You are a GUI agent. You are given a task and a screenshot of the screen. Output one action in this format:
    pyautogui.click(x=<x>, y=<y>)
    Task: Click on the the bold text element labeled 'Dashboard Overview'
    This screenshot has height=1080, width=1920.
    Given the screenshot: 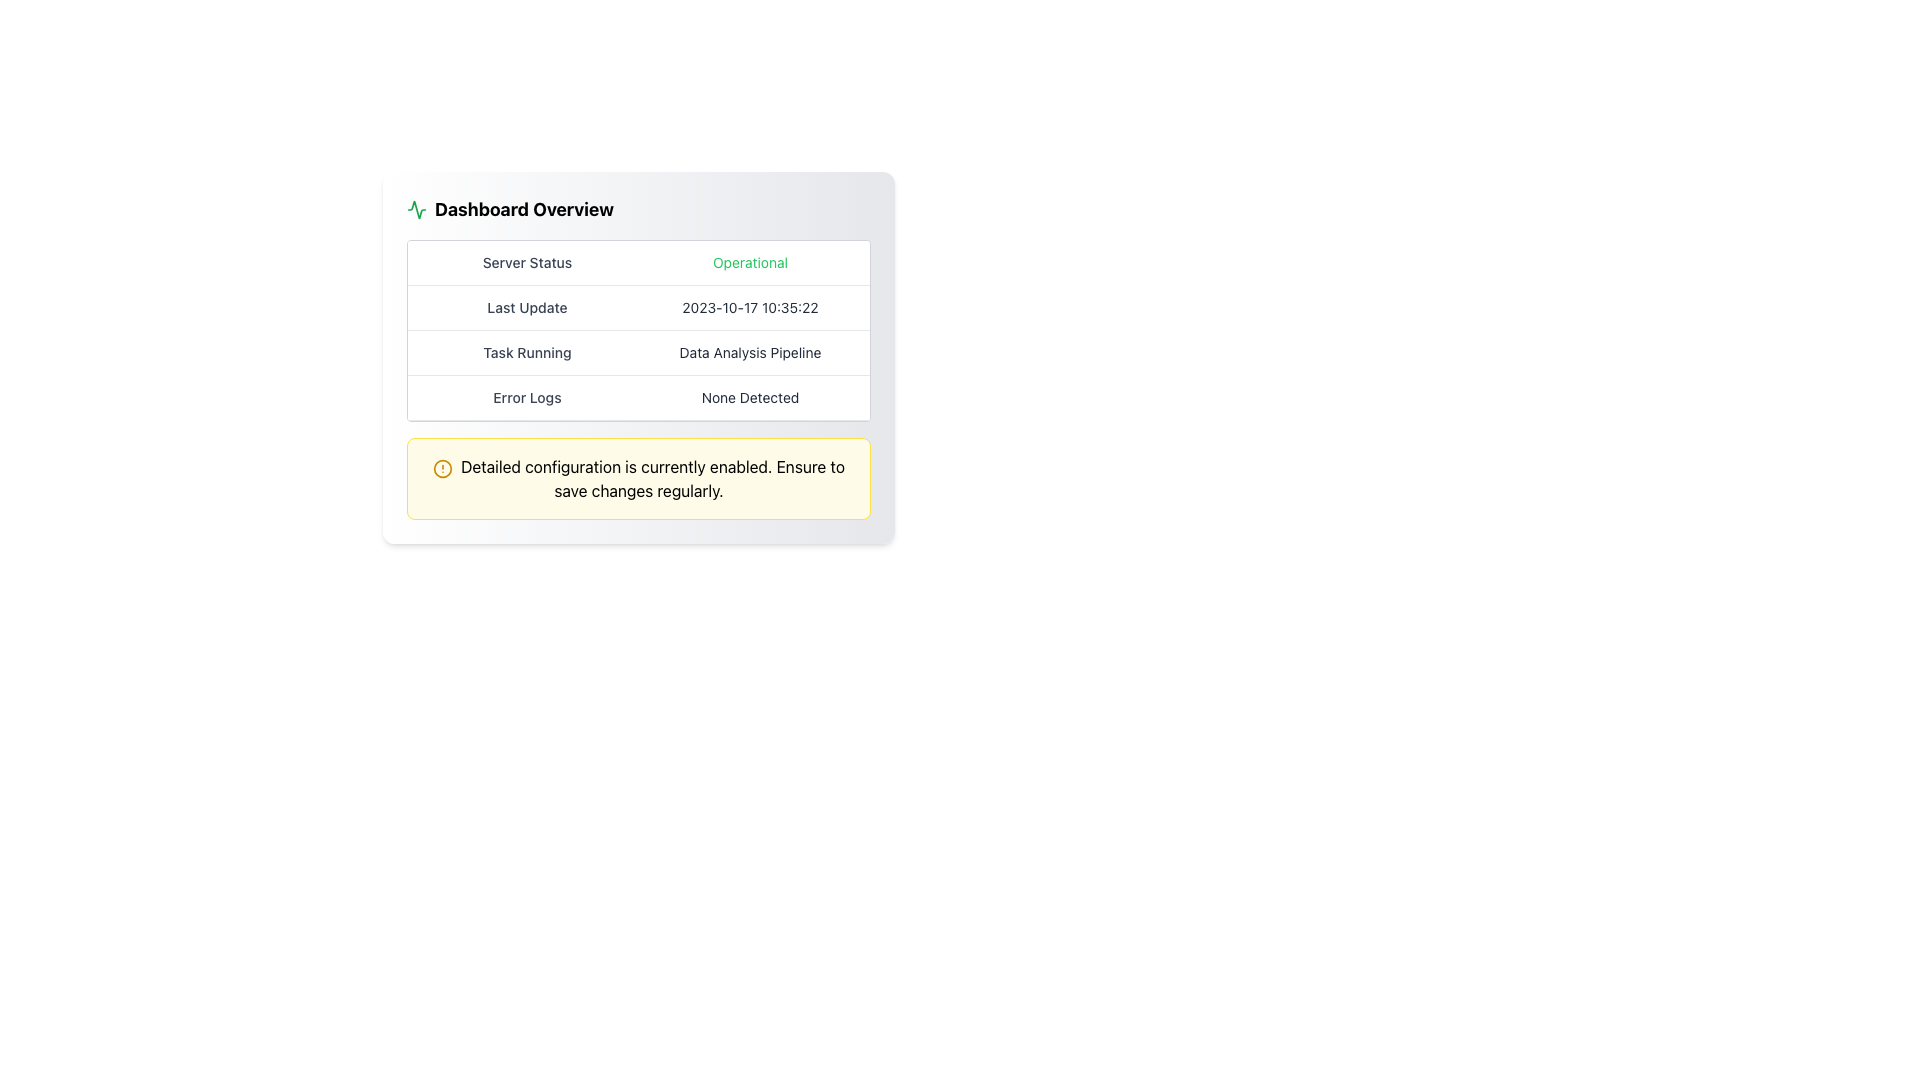 What is the action you would take?
    pyautogui.click(x=524, y=209)
    